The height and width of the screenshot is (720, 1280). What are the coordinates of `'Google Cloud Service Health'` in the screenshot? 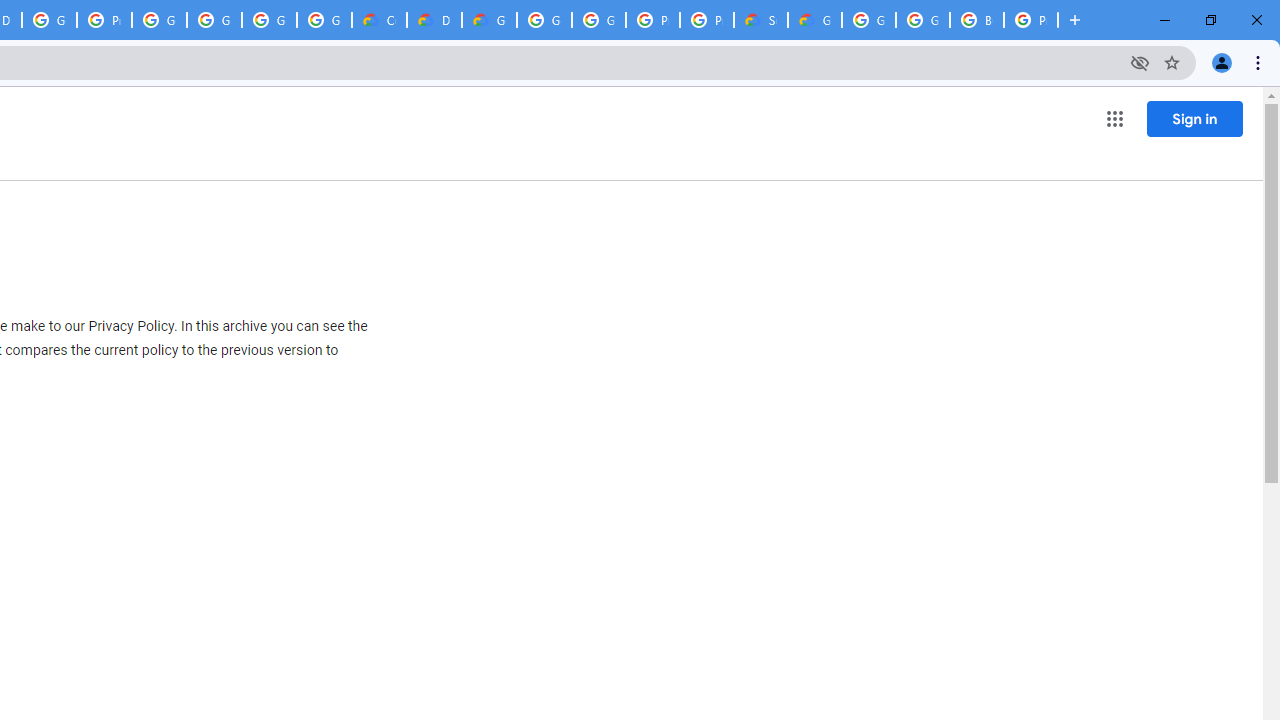 It's located at (815, 20).